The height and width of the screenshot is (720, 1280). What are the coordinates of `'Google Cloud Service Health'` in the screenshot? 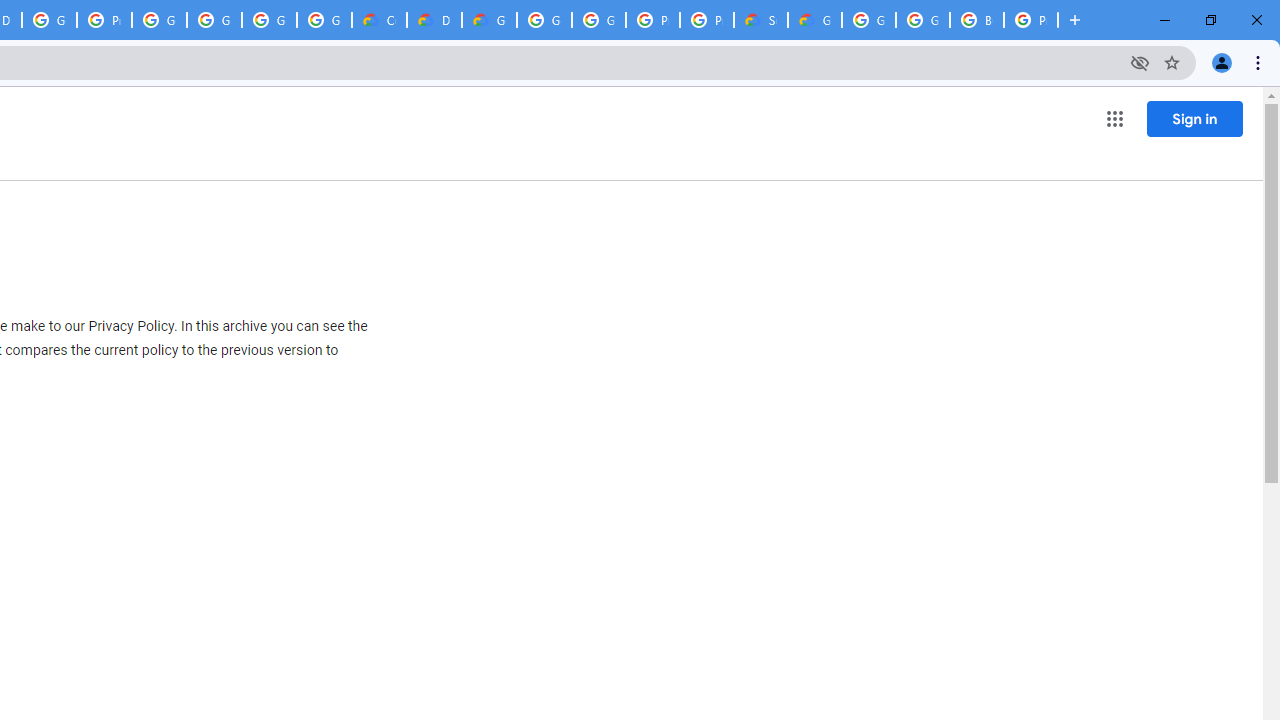 It's located at (815, 20).